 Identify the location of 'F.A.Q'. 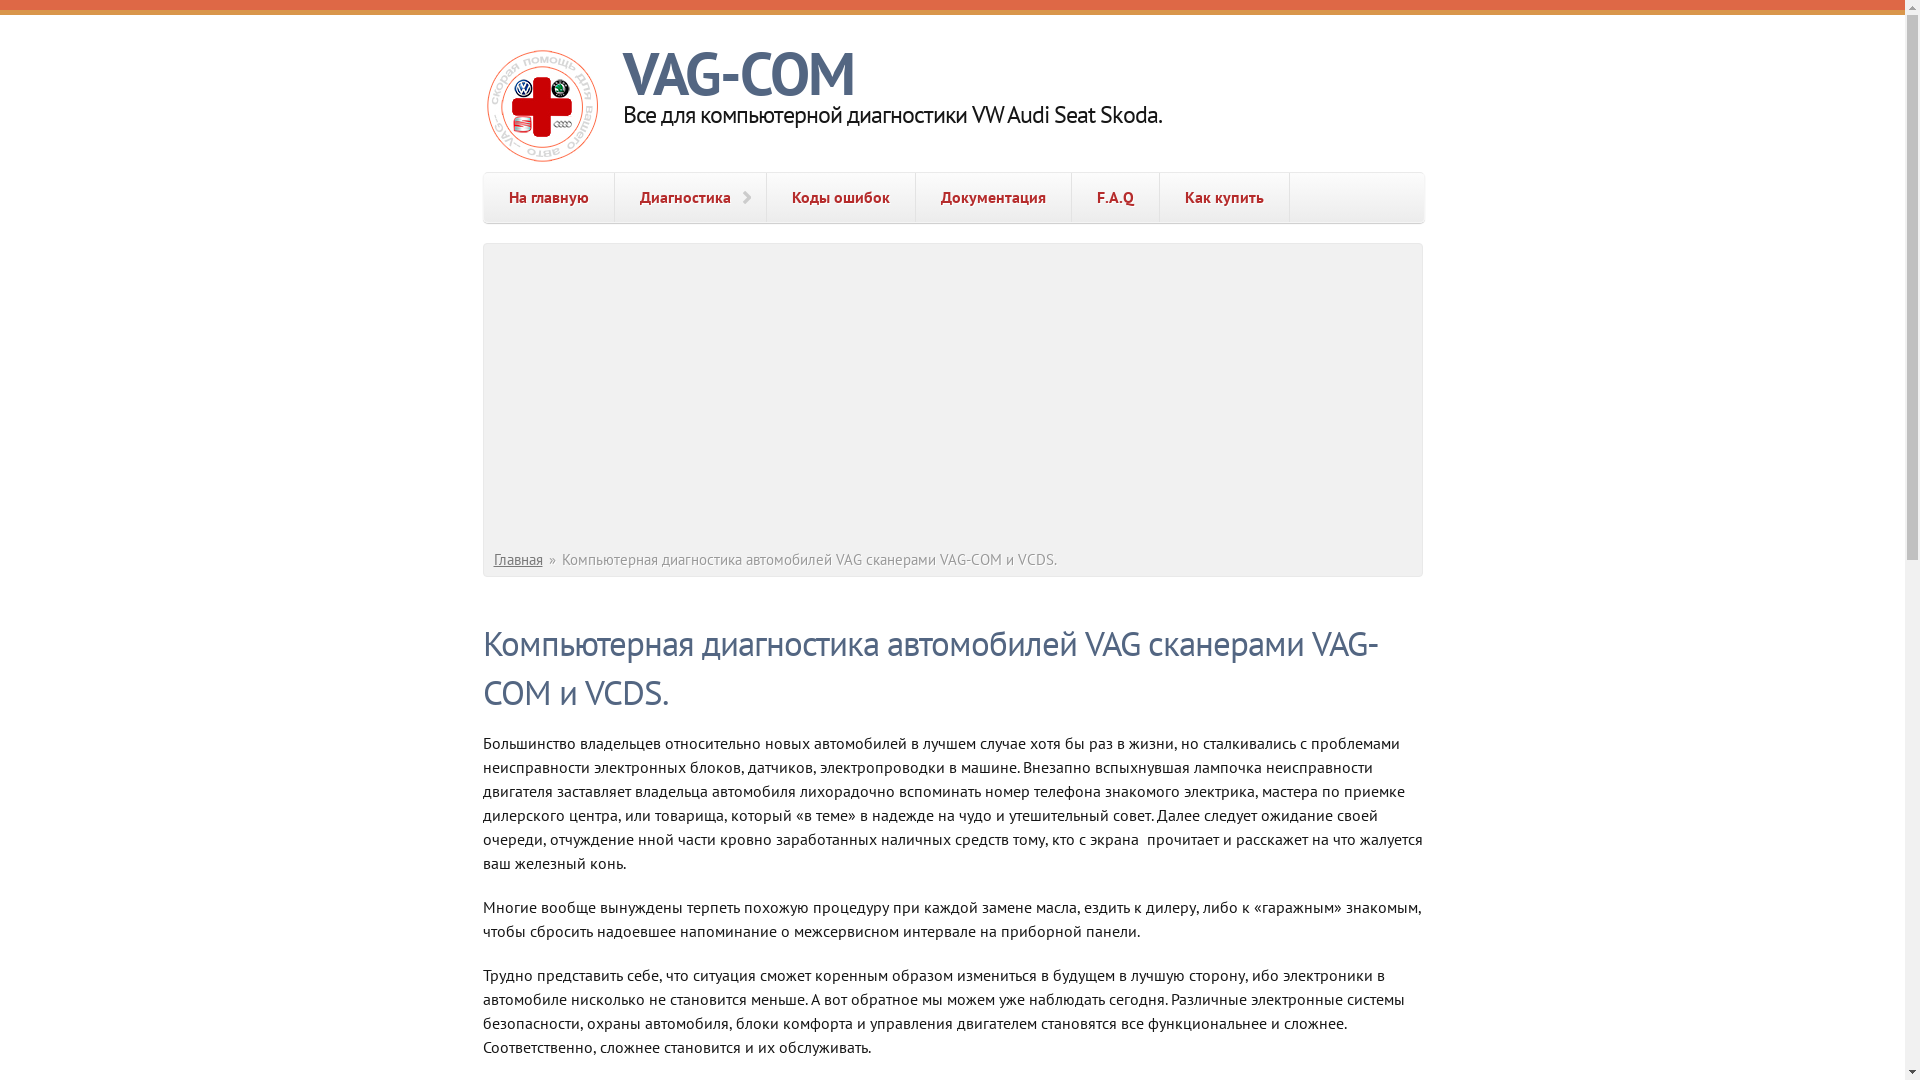
(1114, 197).